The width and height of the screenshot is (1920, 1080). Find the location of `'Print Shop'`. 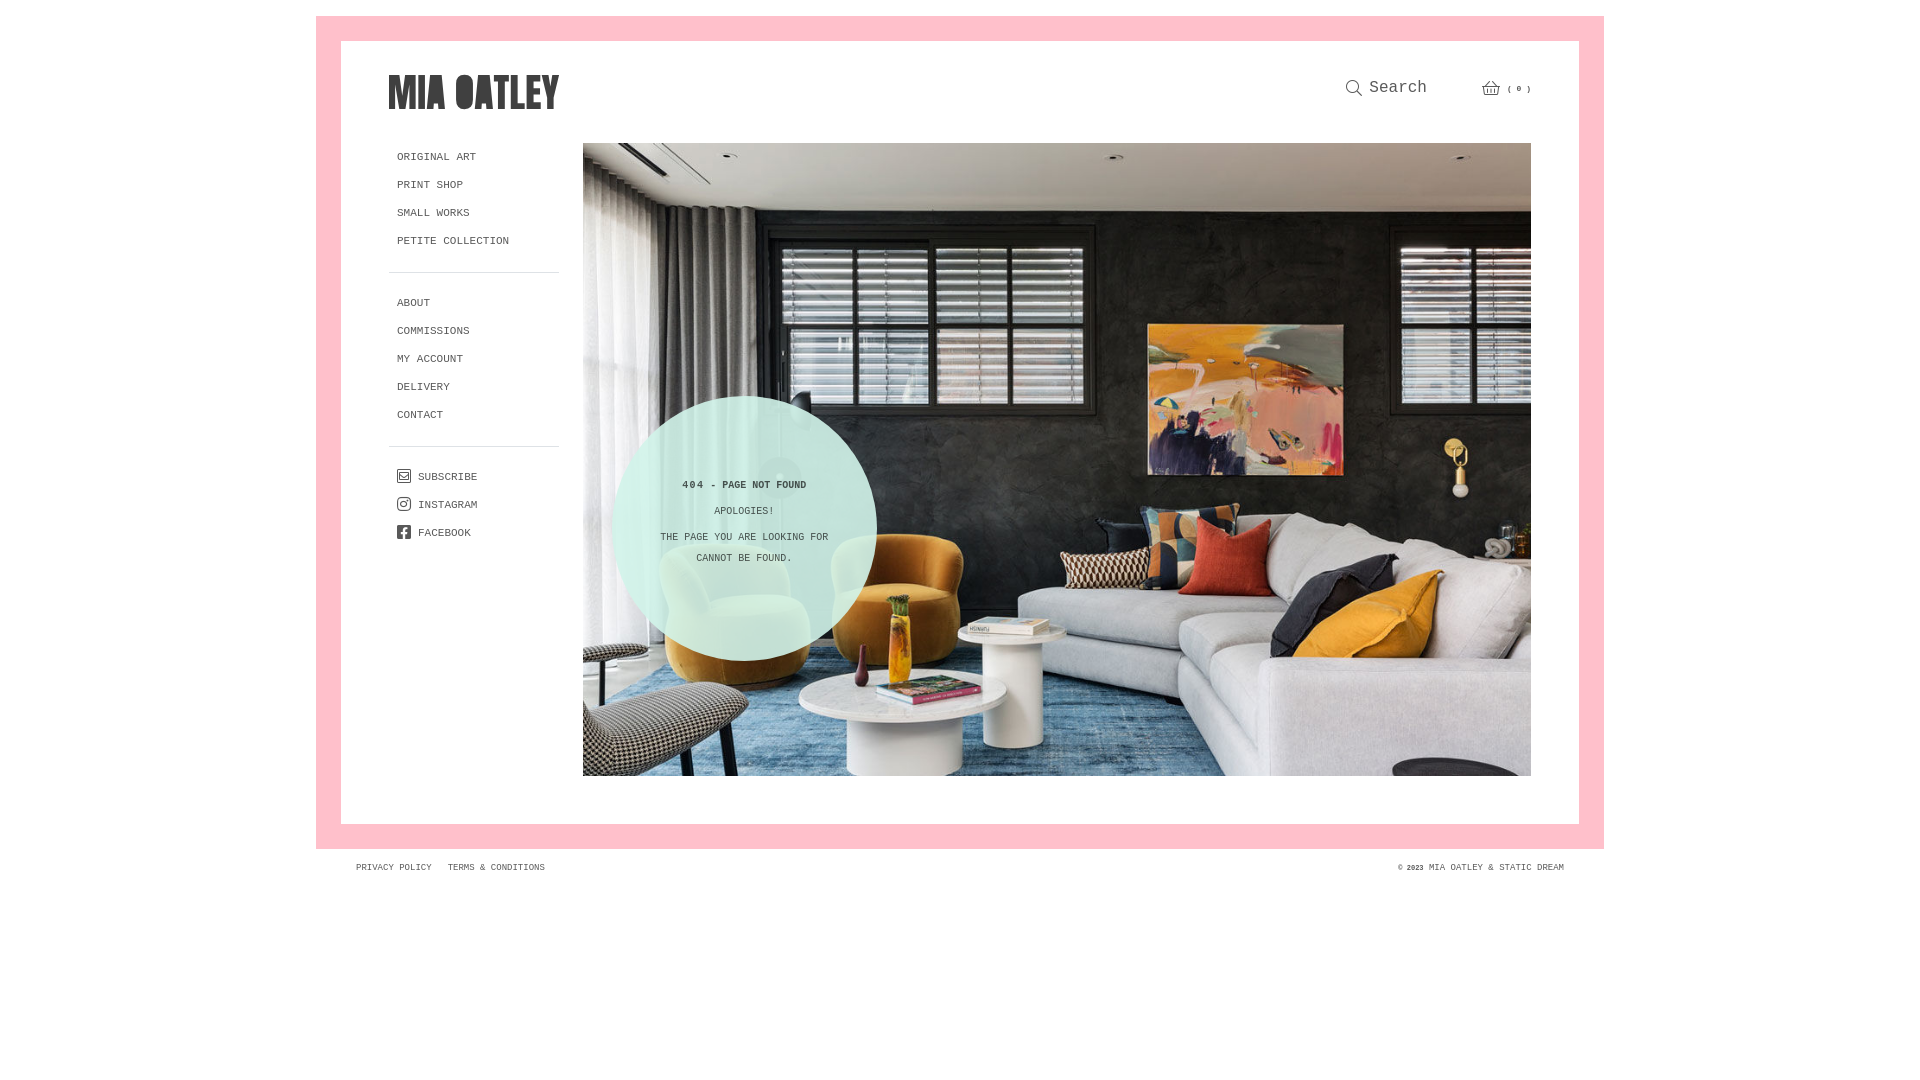

'Print Shop' is located at coordinates (429, 185).